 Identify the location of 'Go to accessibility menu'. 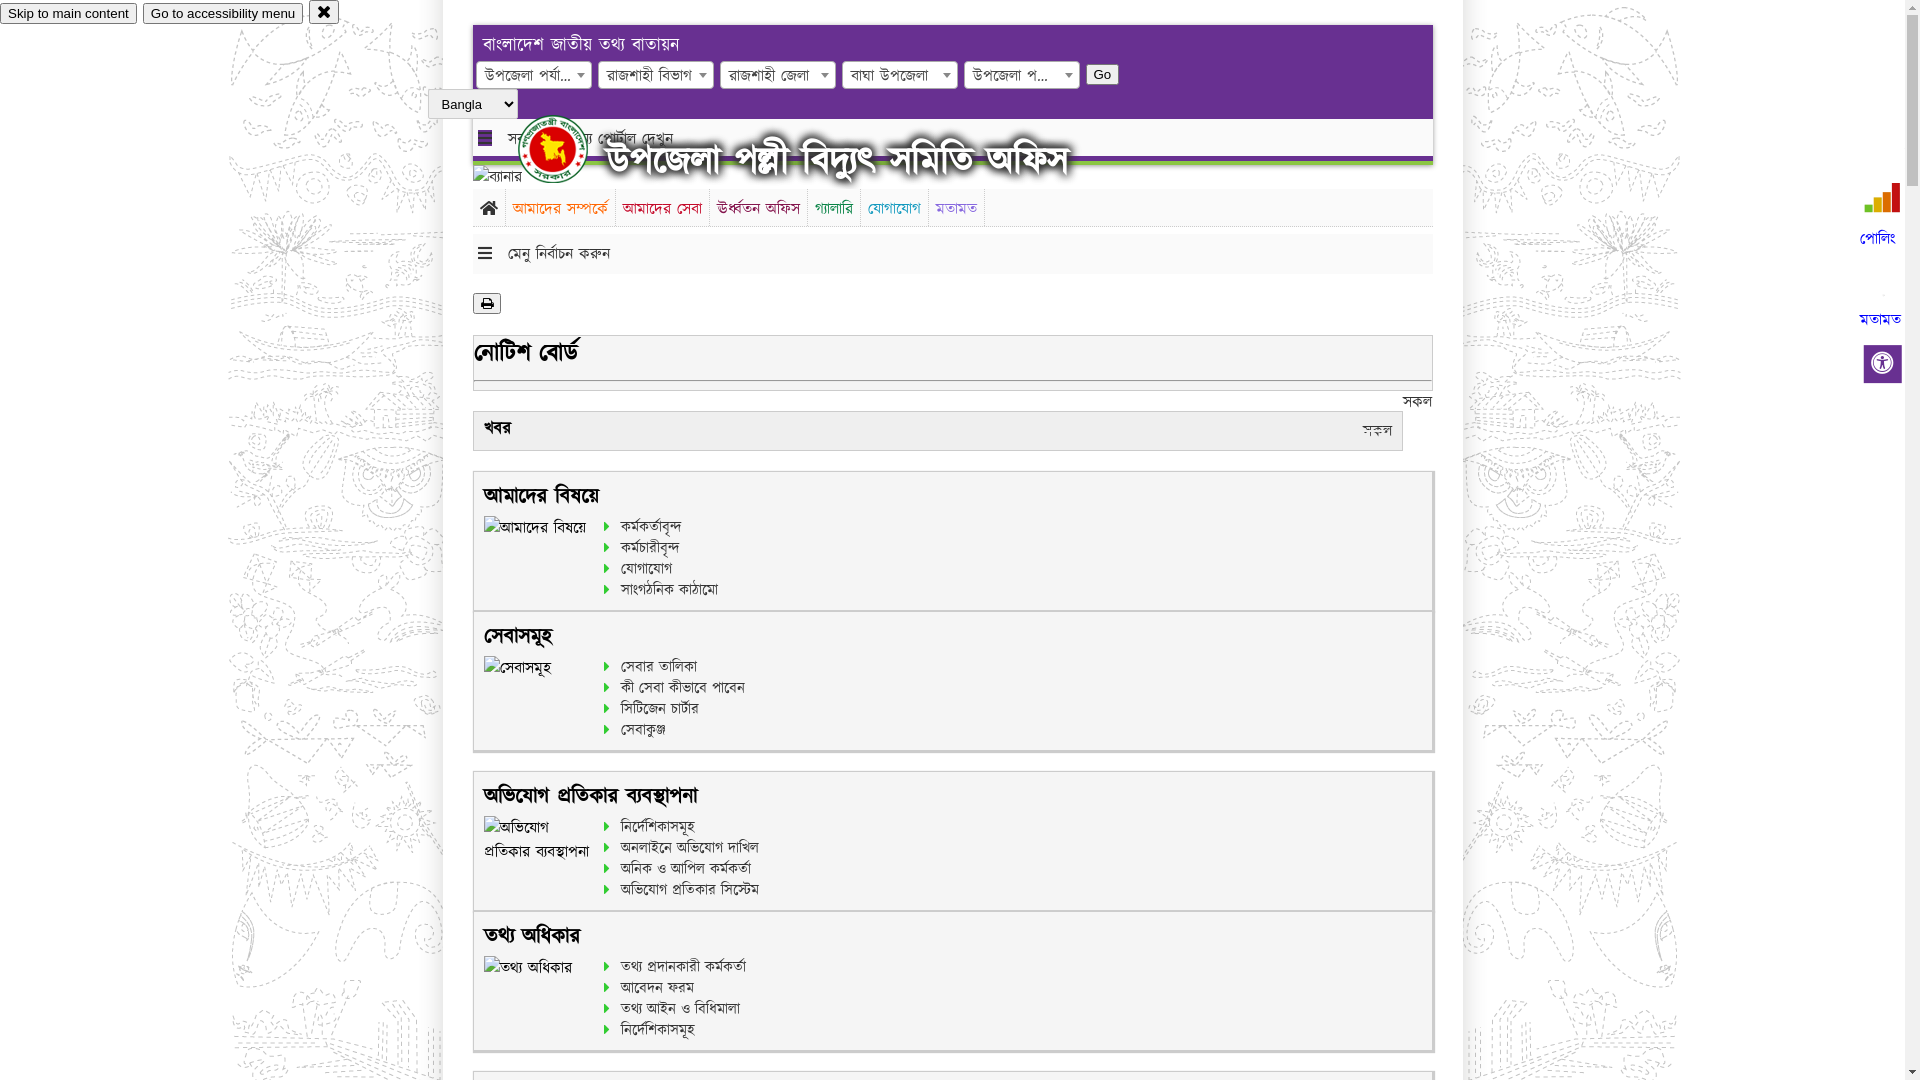
(222, 13).